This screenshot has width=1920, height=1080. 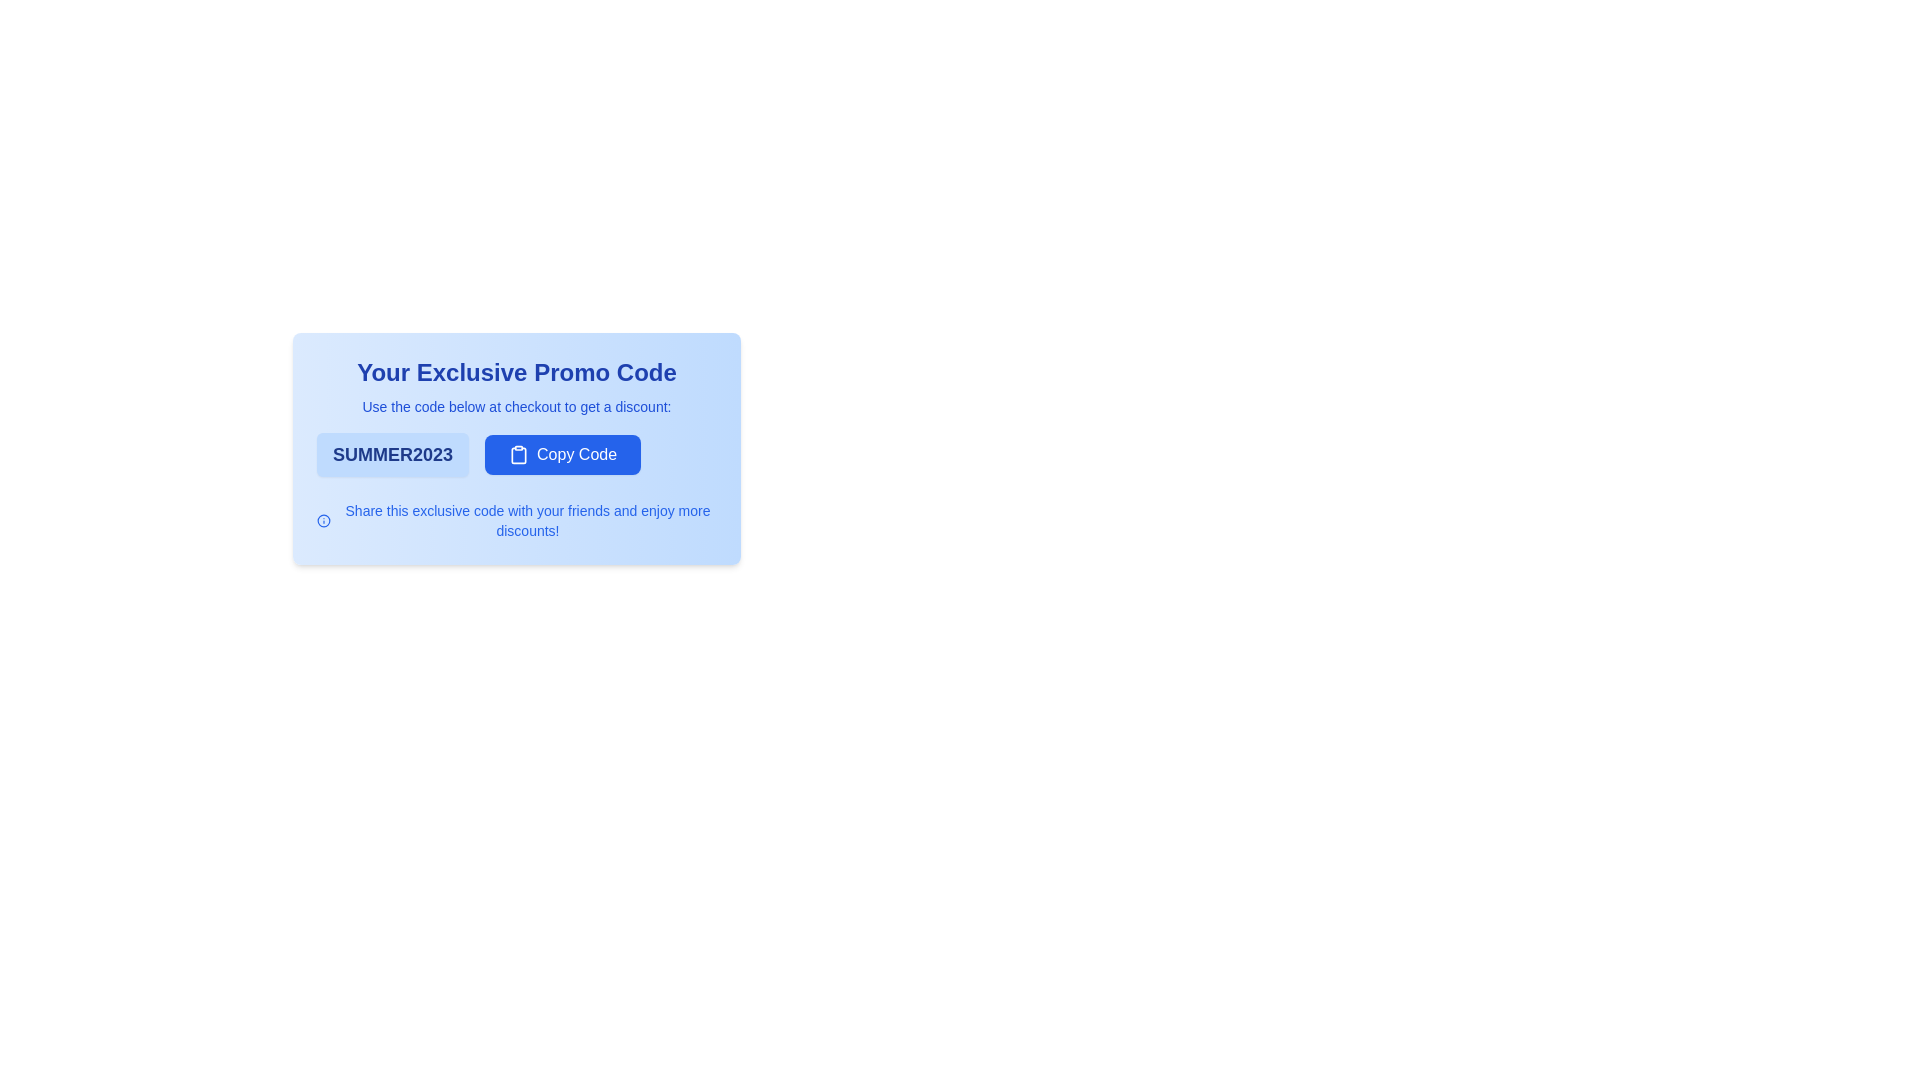 What do you see at coordinates (517, 406) in the screenshot?
I see `the static text label that reads 'Use the code below at checkout to get a discount:' positioned below the heading 'Your Exclusive Promo Code' in the promotional card` at bounding box center [517, 406].